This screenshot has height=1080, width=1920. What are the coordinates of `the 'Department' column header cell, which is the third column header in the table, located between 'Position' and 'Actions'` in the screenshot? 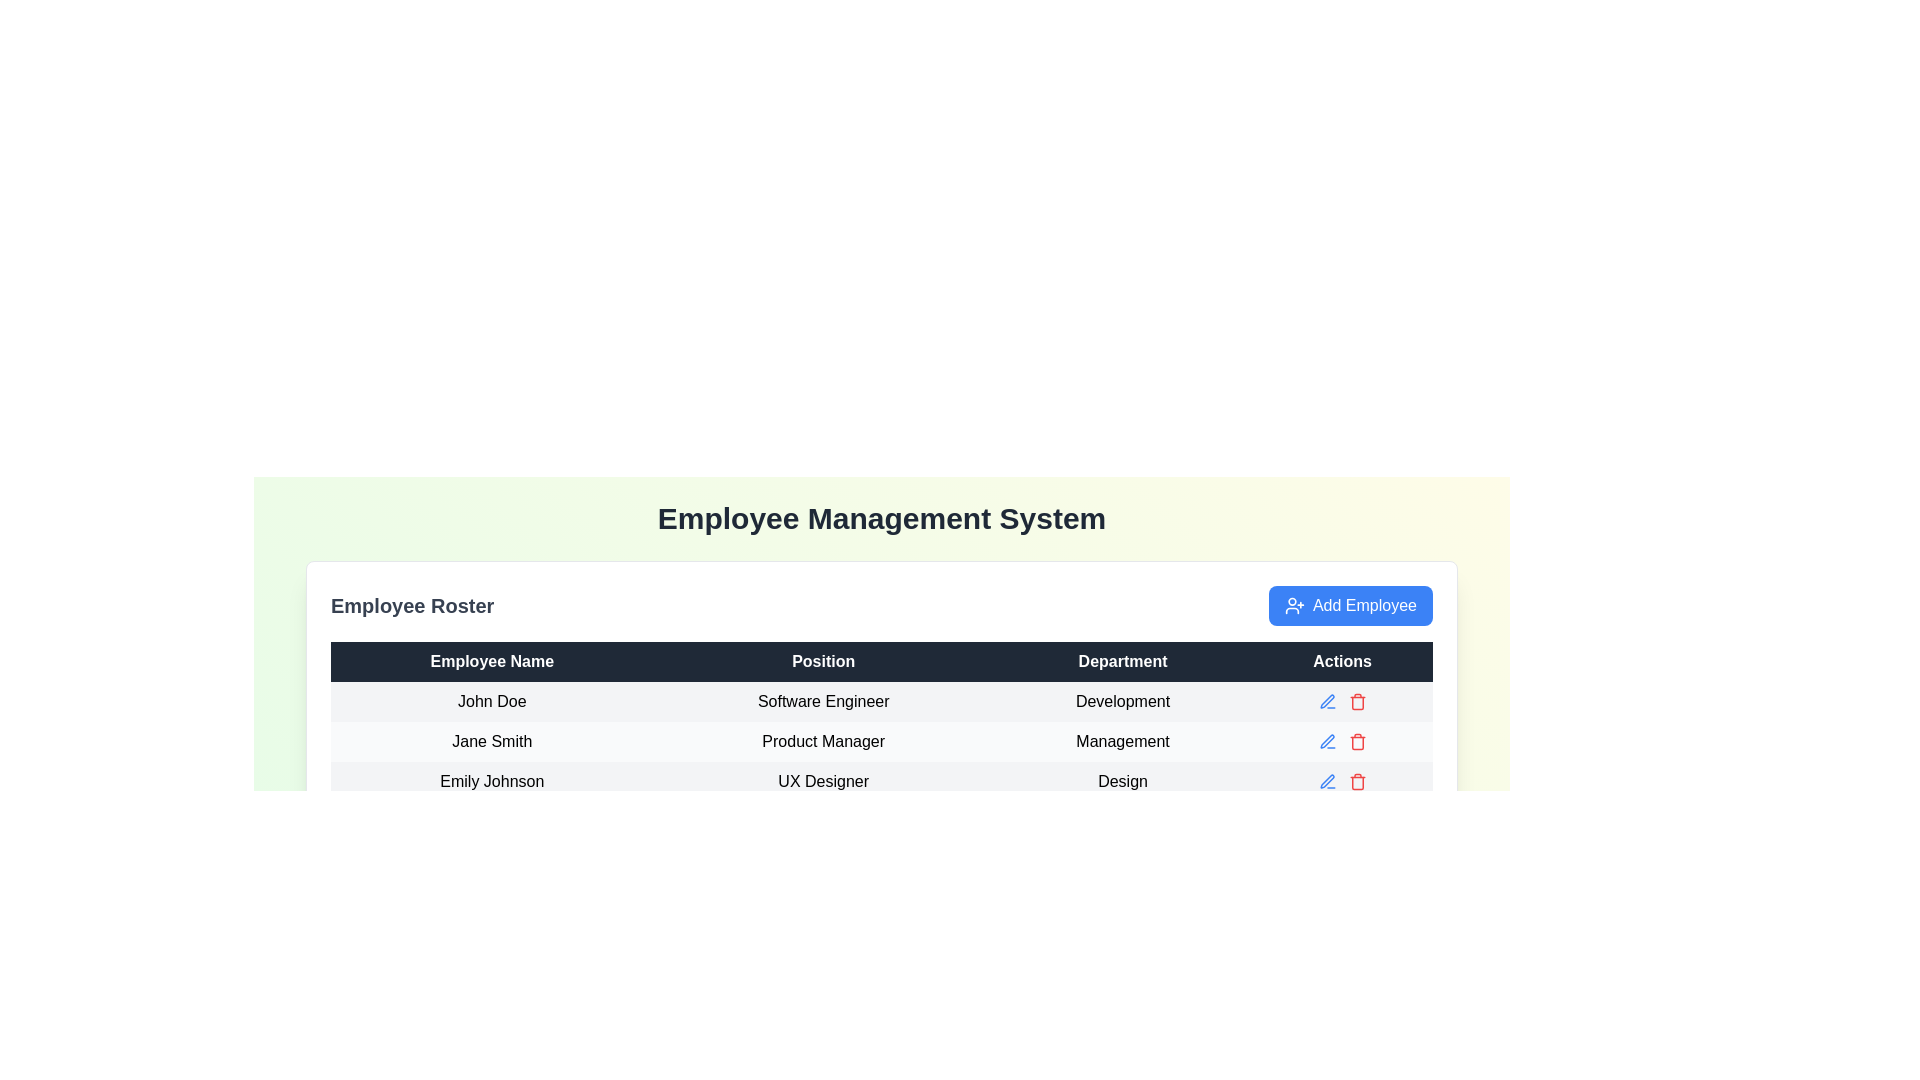 It's located at (1123, 662).